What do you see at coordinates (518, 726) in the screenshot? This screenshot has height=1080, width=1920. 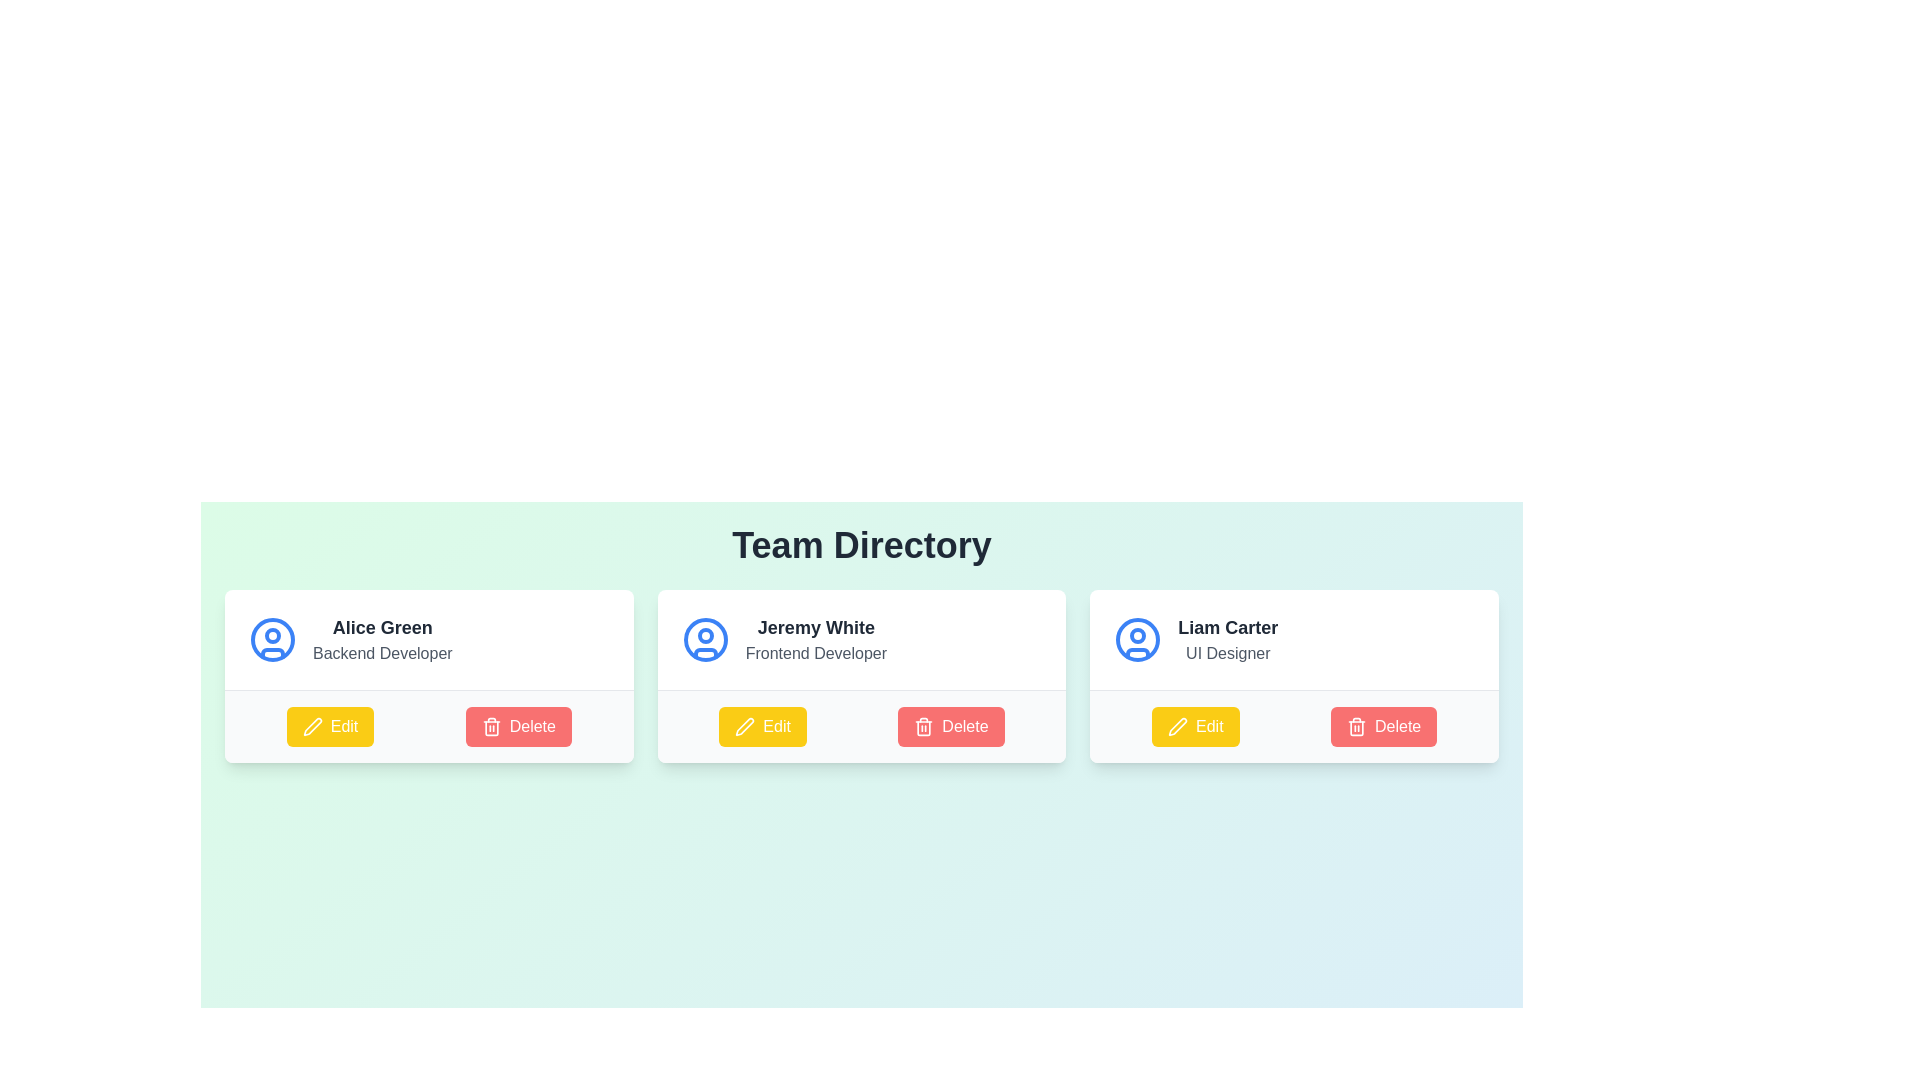 I see `the red 'Delete' button with a trash can icon located to the right of the yellow 'Edit' button in the control section of the card labeled 'Alice Green - Backend Developer'` at bounding box center [518, 726].